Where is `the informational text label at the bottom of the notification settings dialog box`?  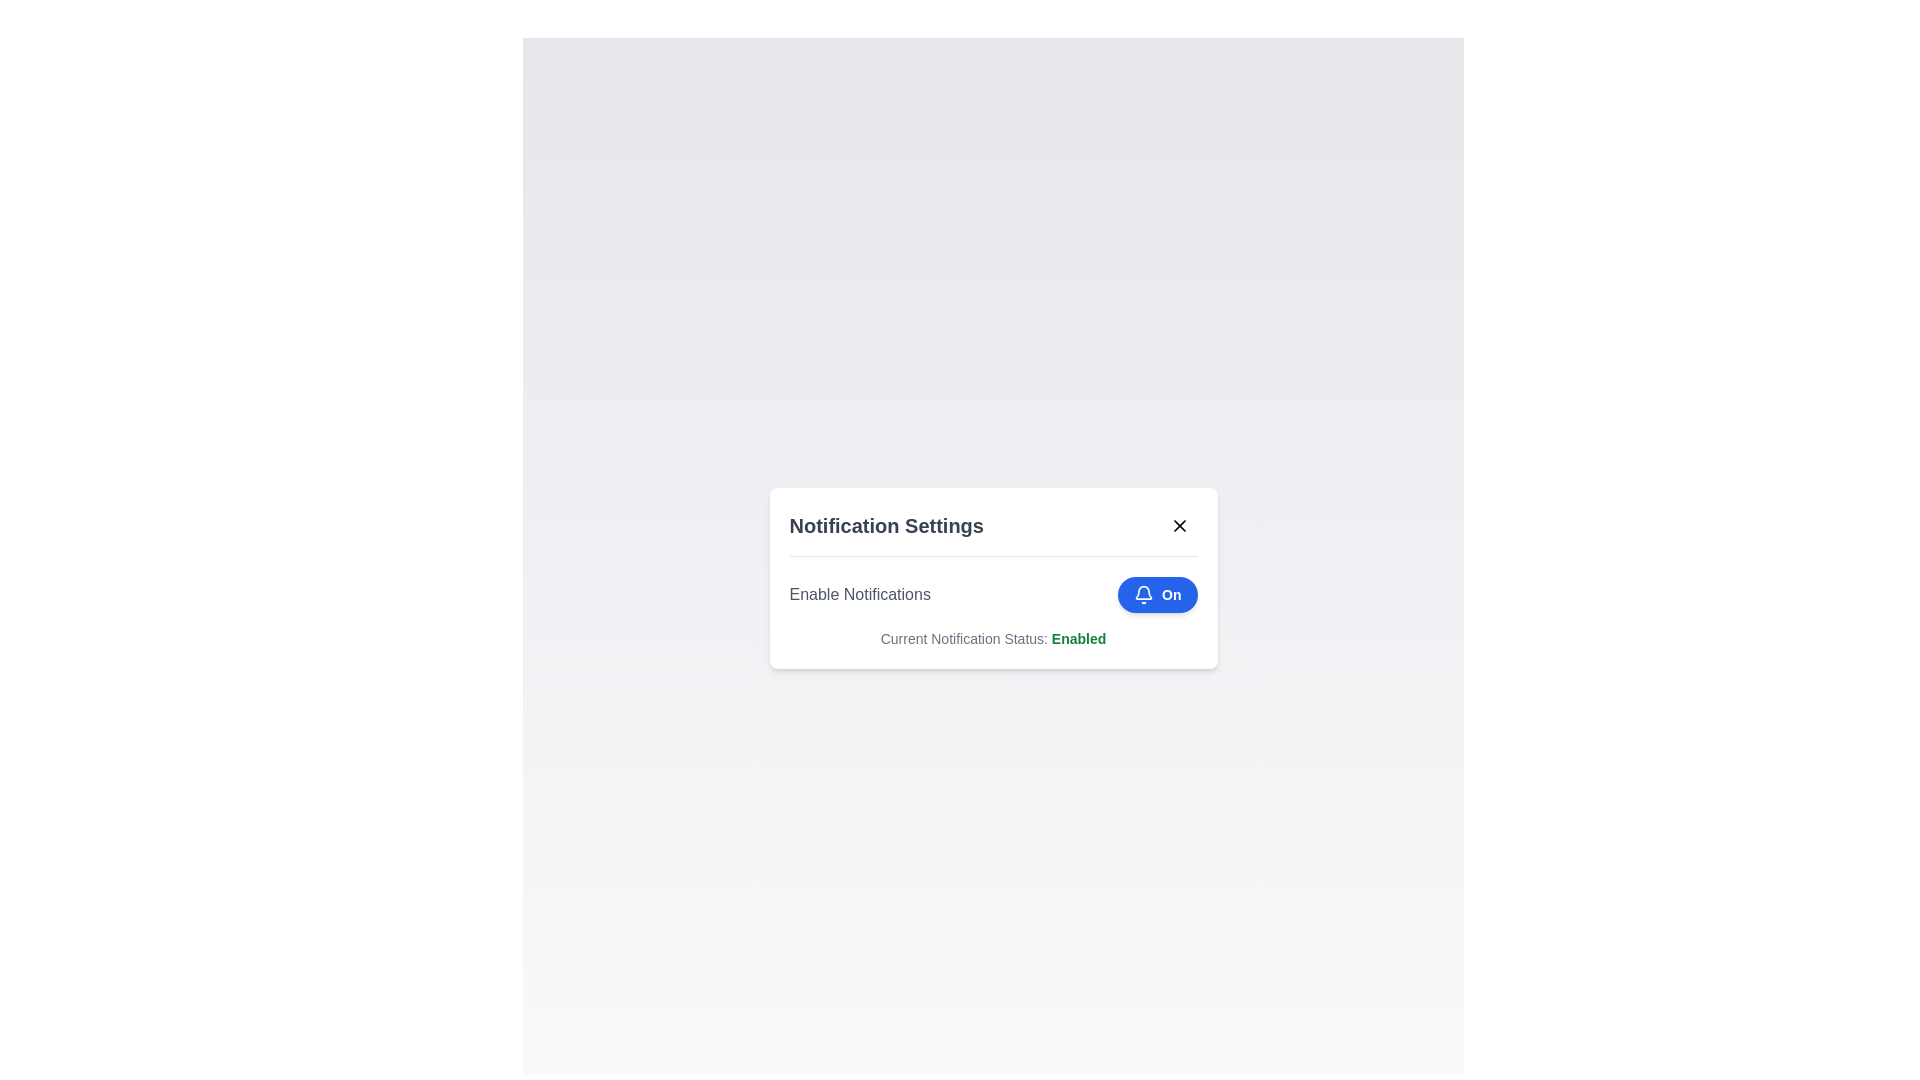
the informational text label at the bottom of the notification settings dialog box is located at coordinates (993, 638).